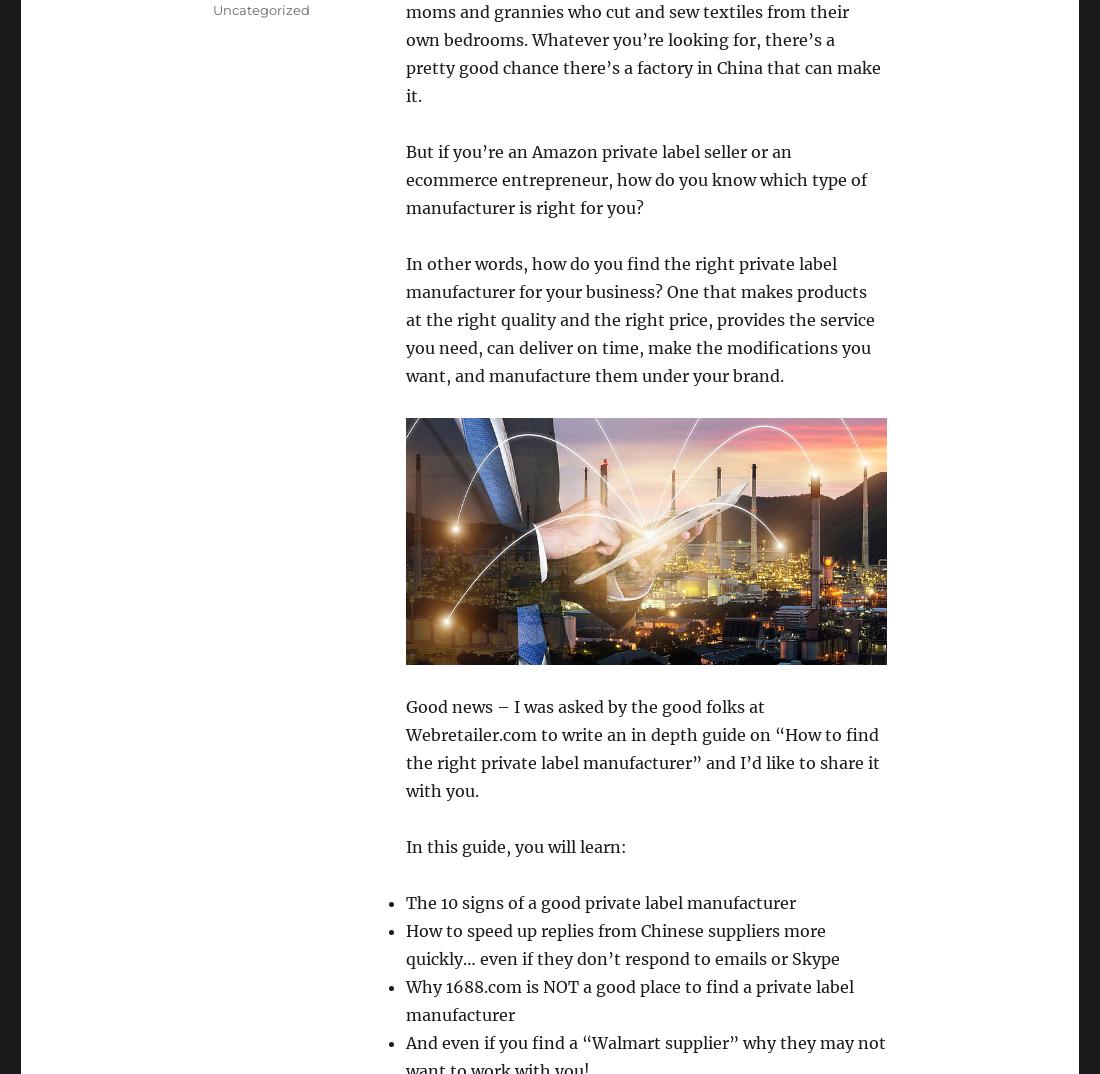 The width and height of the screenshot is (1100, 1074). I want to click on 'In other words,', so click(464, 262).